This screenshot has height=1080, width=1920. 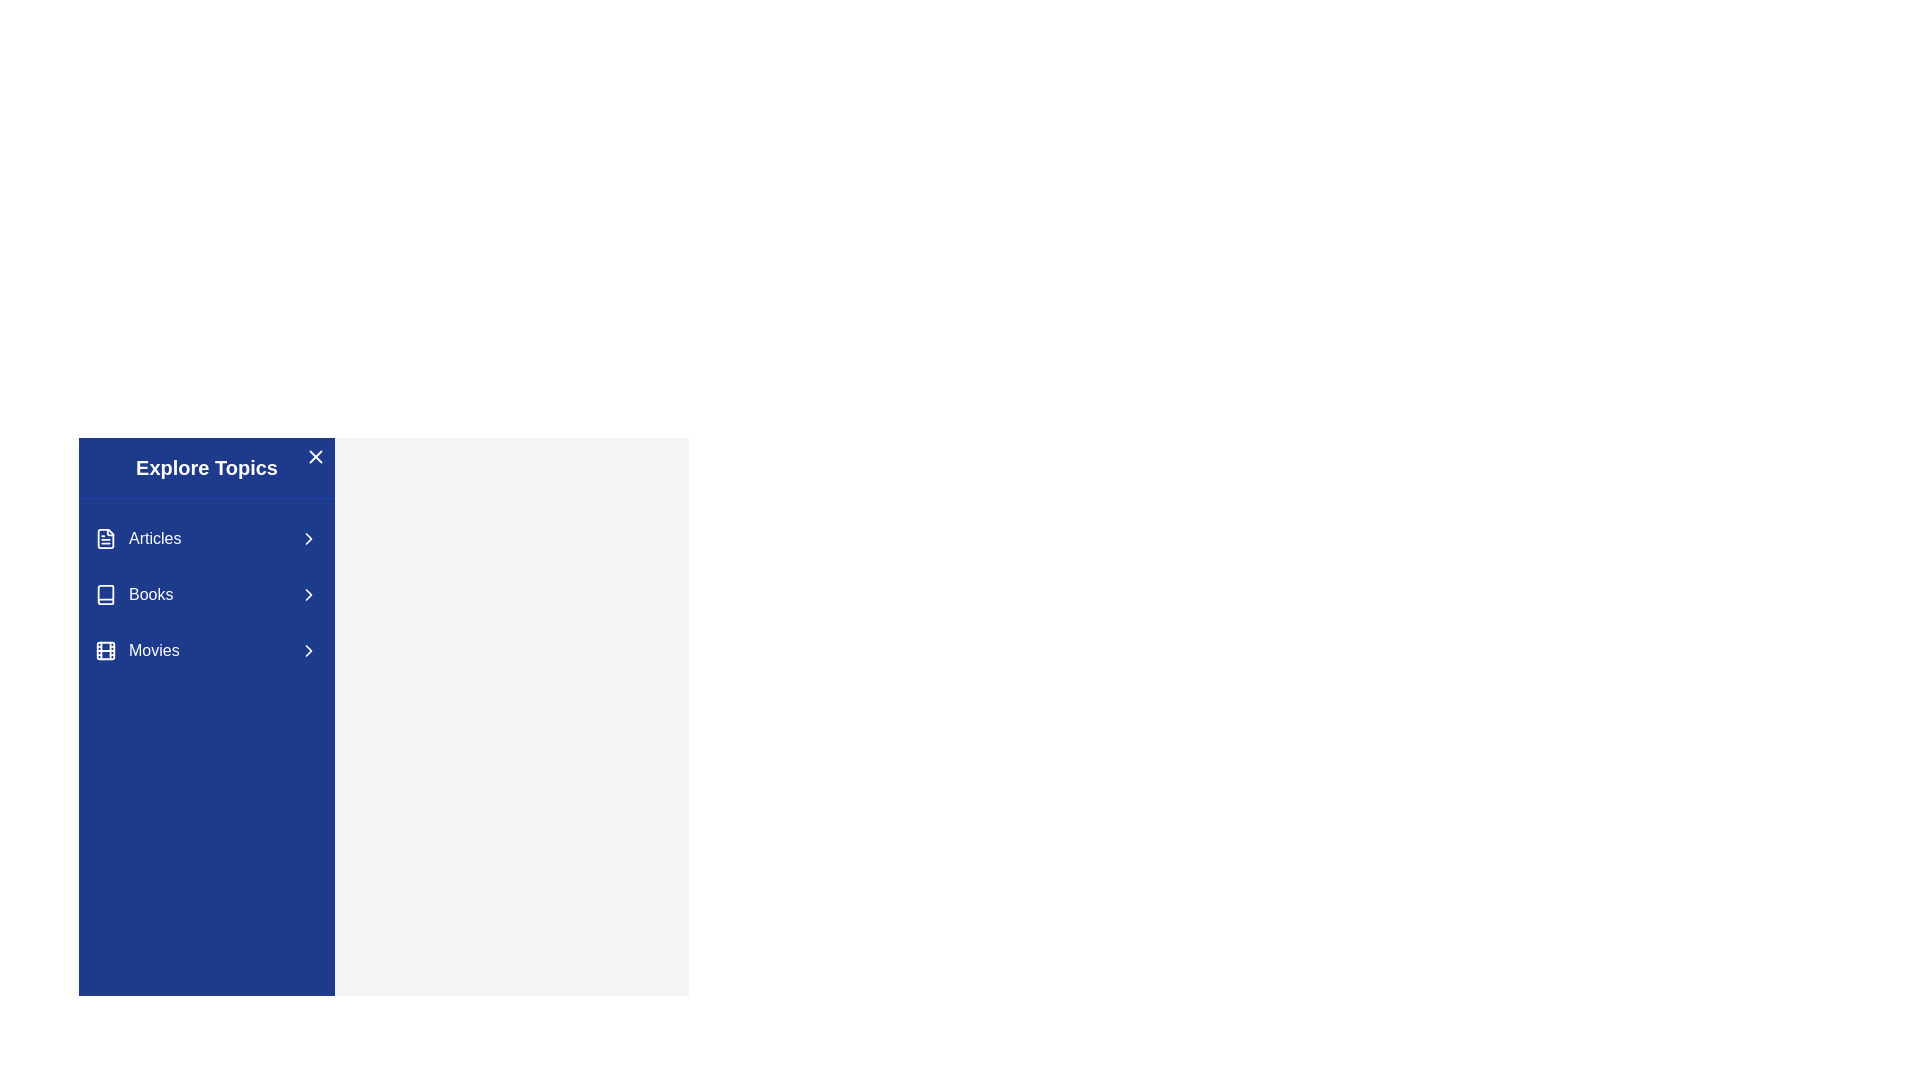 I want to click on the arrow indicator on the right side of the 'Movies' option in the sidebar navigation menu to focus on it, so click(x=307, y=651).